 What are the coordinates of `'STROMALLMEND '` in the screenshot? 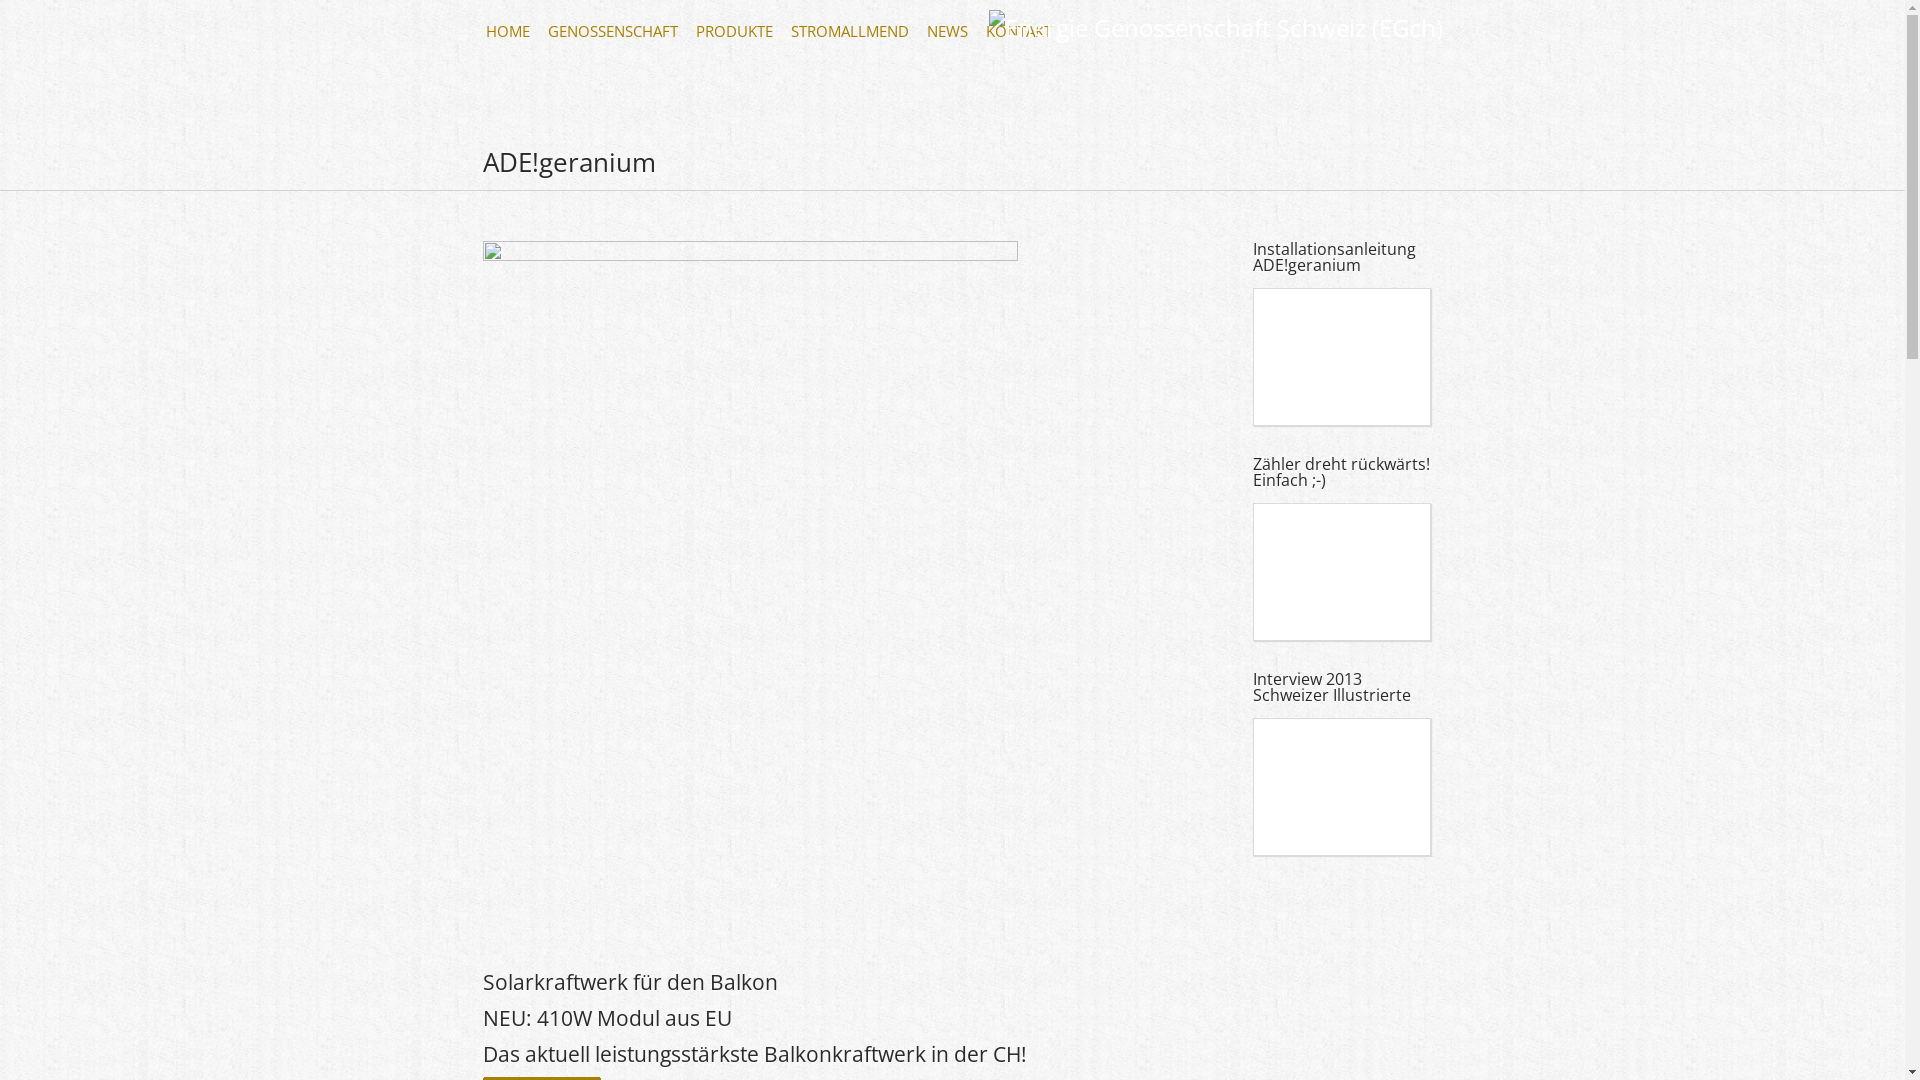 It's located at (850, 25).